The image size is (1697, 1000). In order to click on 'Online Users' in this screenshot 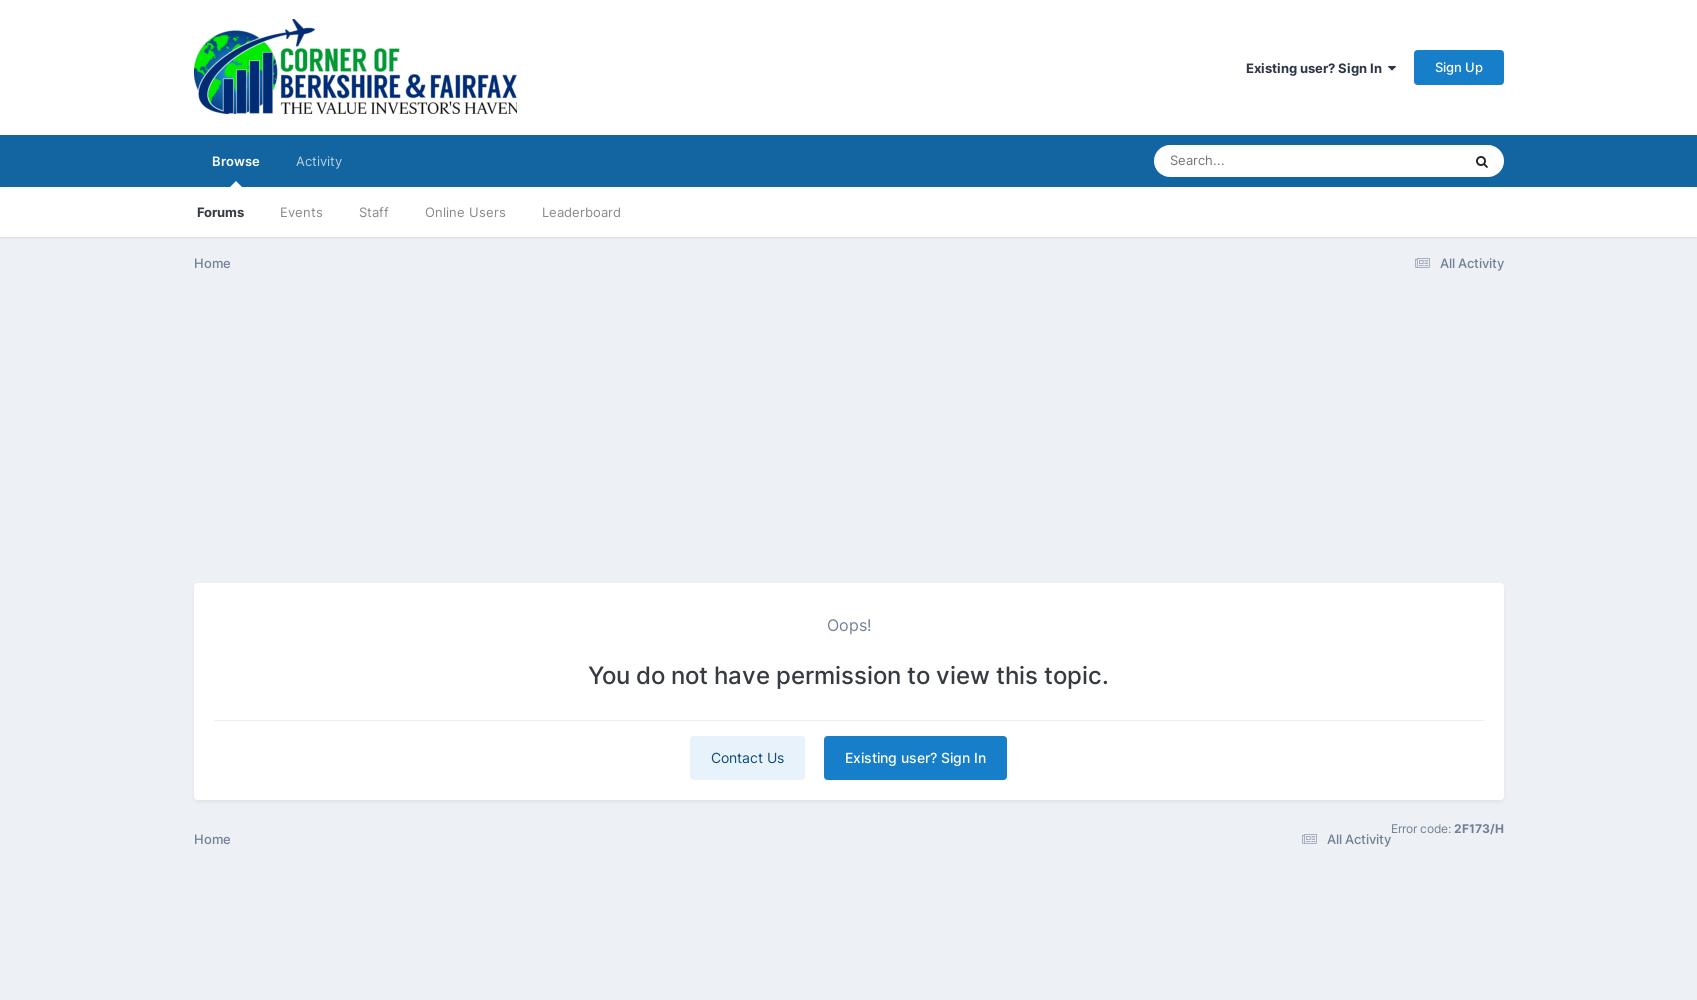, I will do `click(464, 211)`.